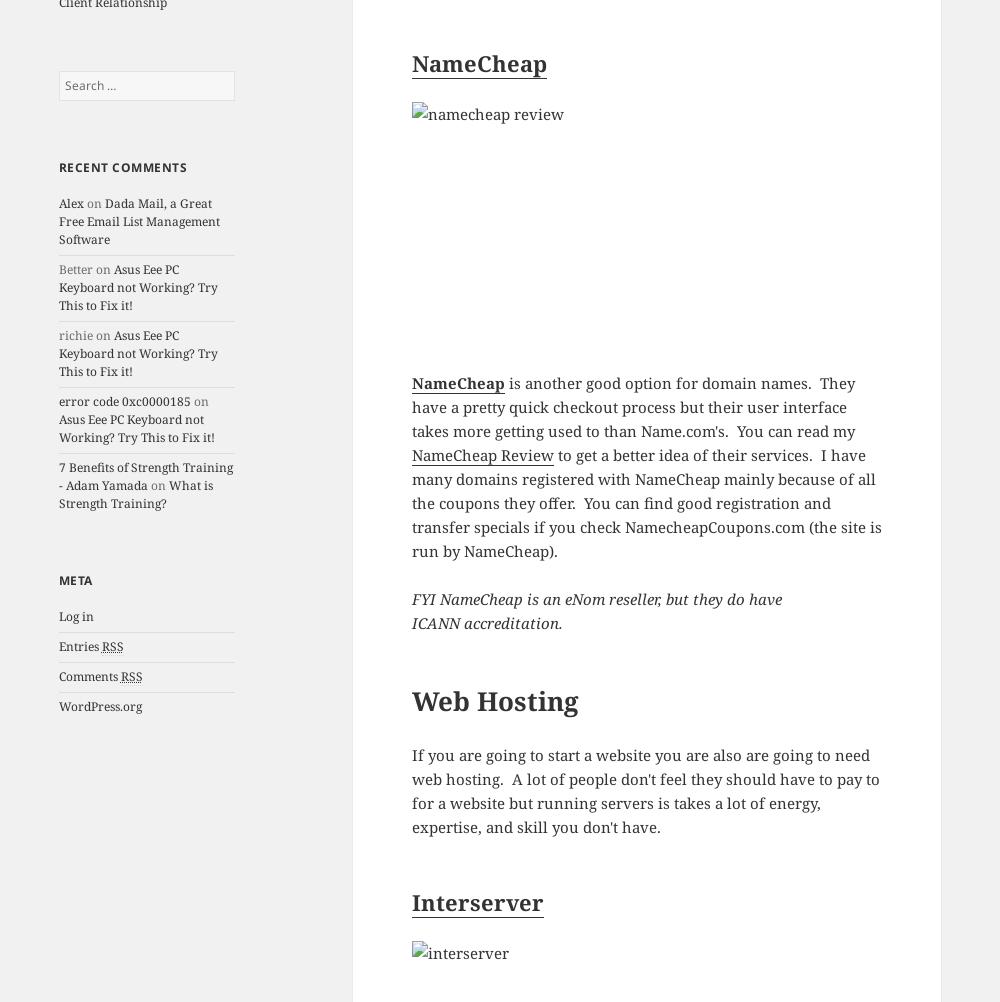 The width and height of the screenshot is (1000, 1002). Describe the element at coordinates (493, 699) in the screenshot. I see `'Web Hosting'` at that location.